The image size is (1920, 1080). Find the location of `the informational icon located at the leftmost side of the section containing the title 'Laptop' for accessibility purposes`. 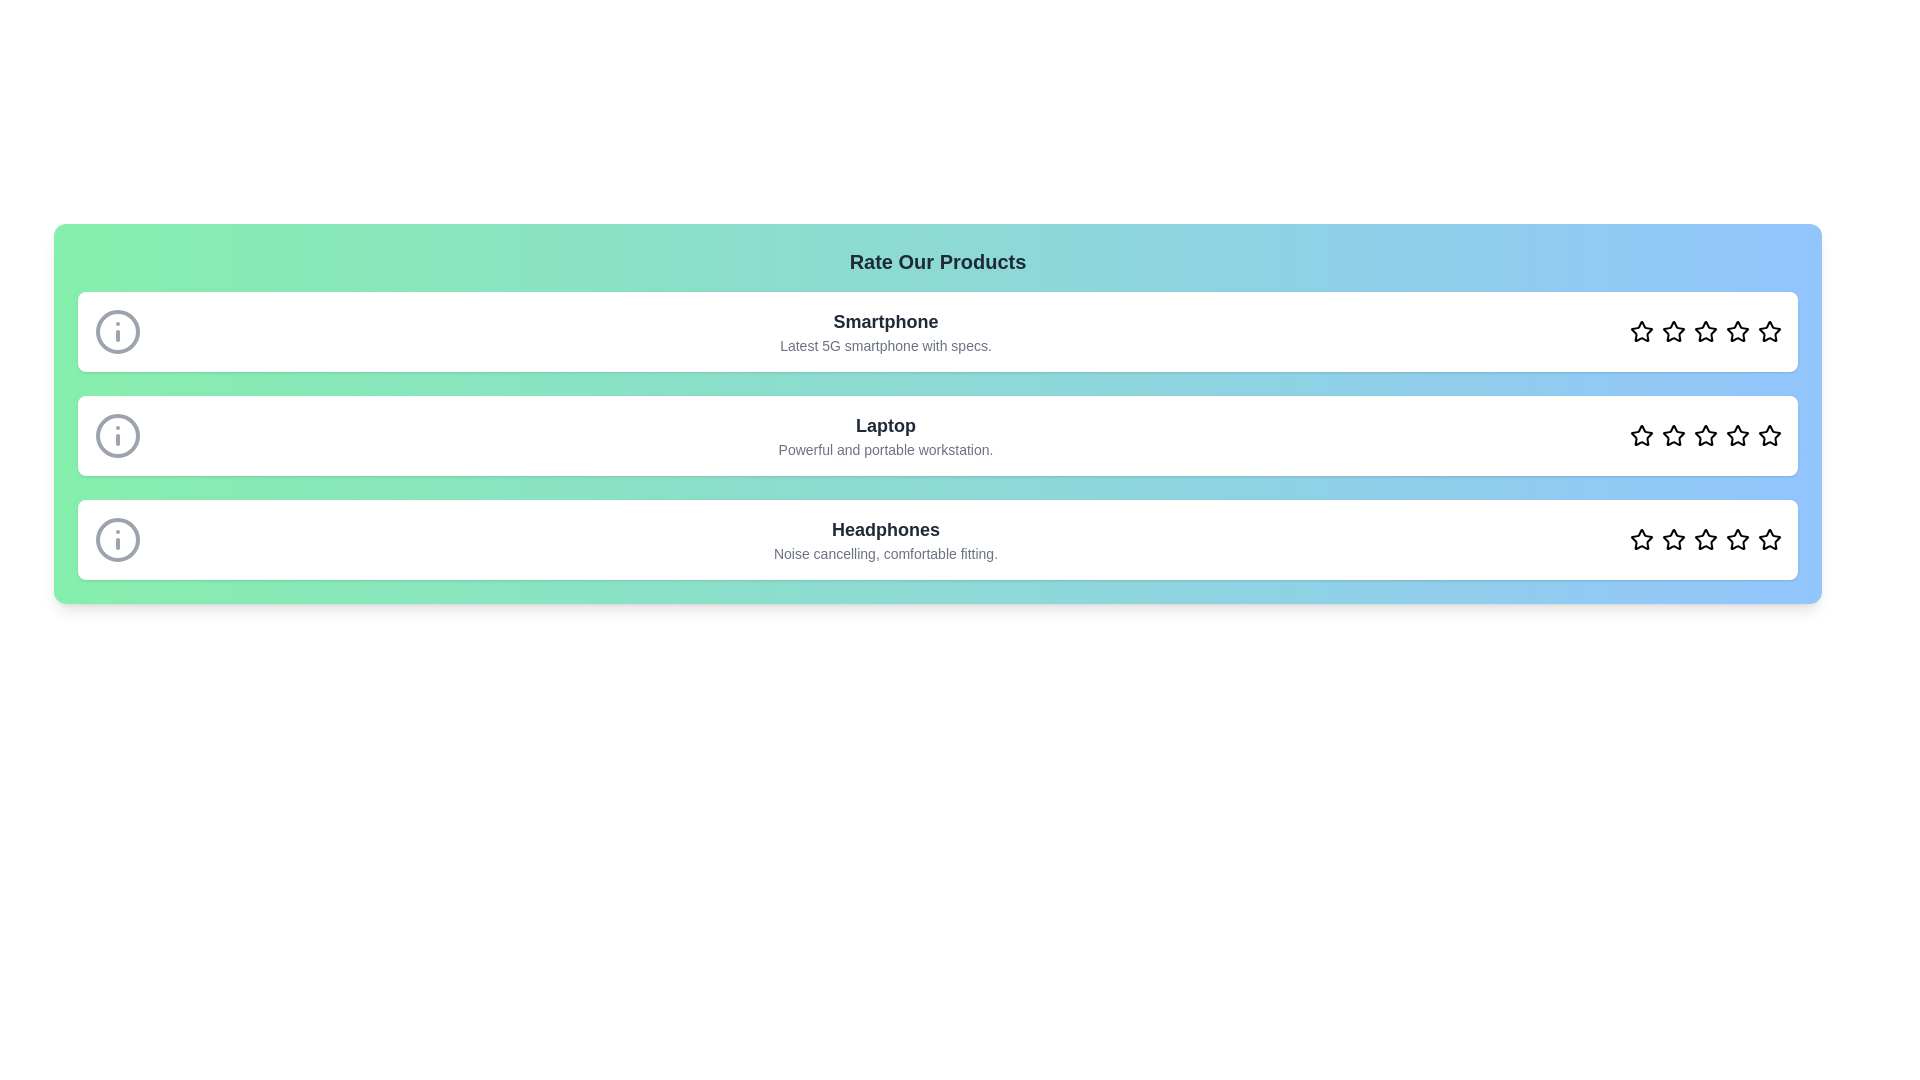

the informational icon located at the leftmost side of the section containing the title 'Laptop' for accessibility purposes is located at coordinates (117, 434).